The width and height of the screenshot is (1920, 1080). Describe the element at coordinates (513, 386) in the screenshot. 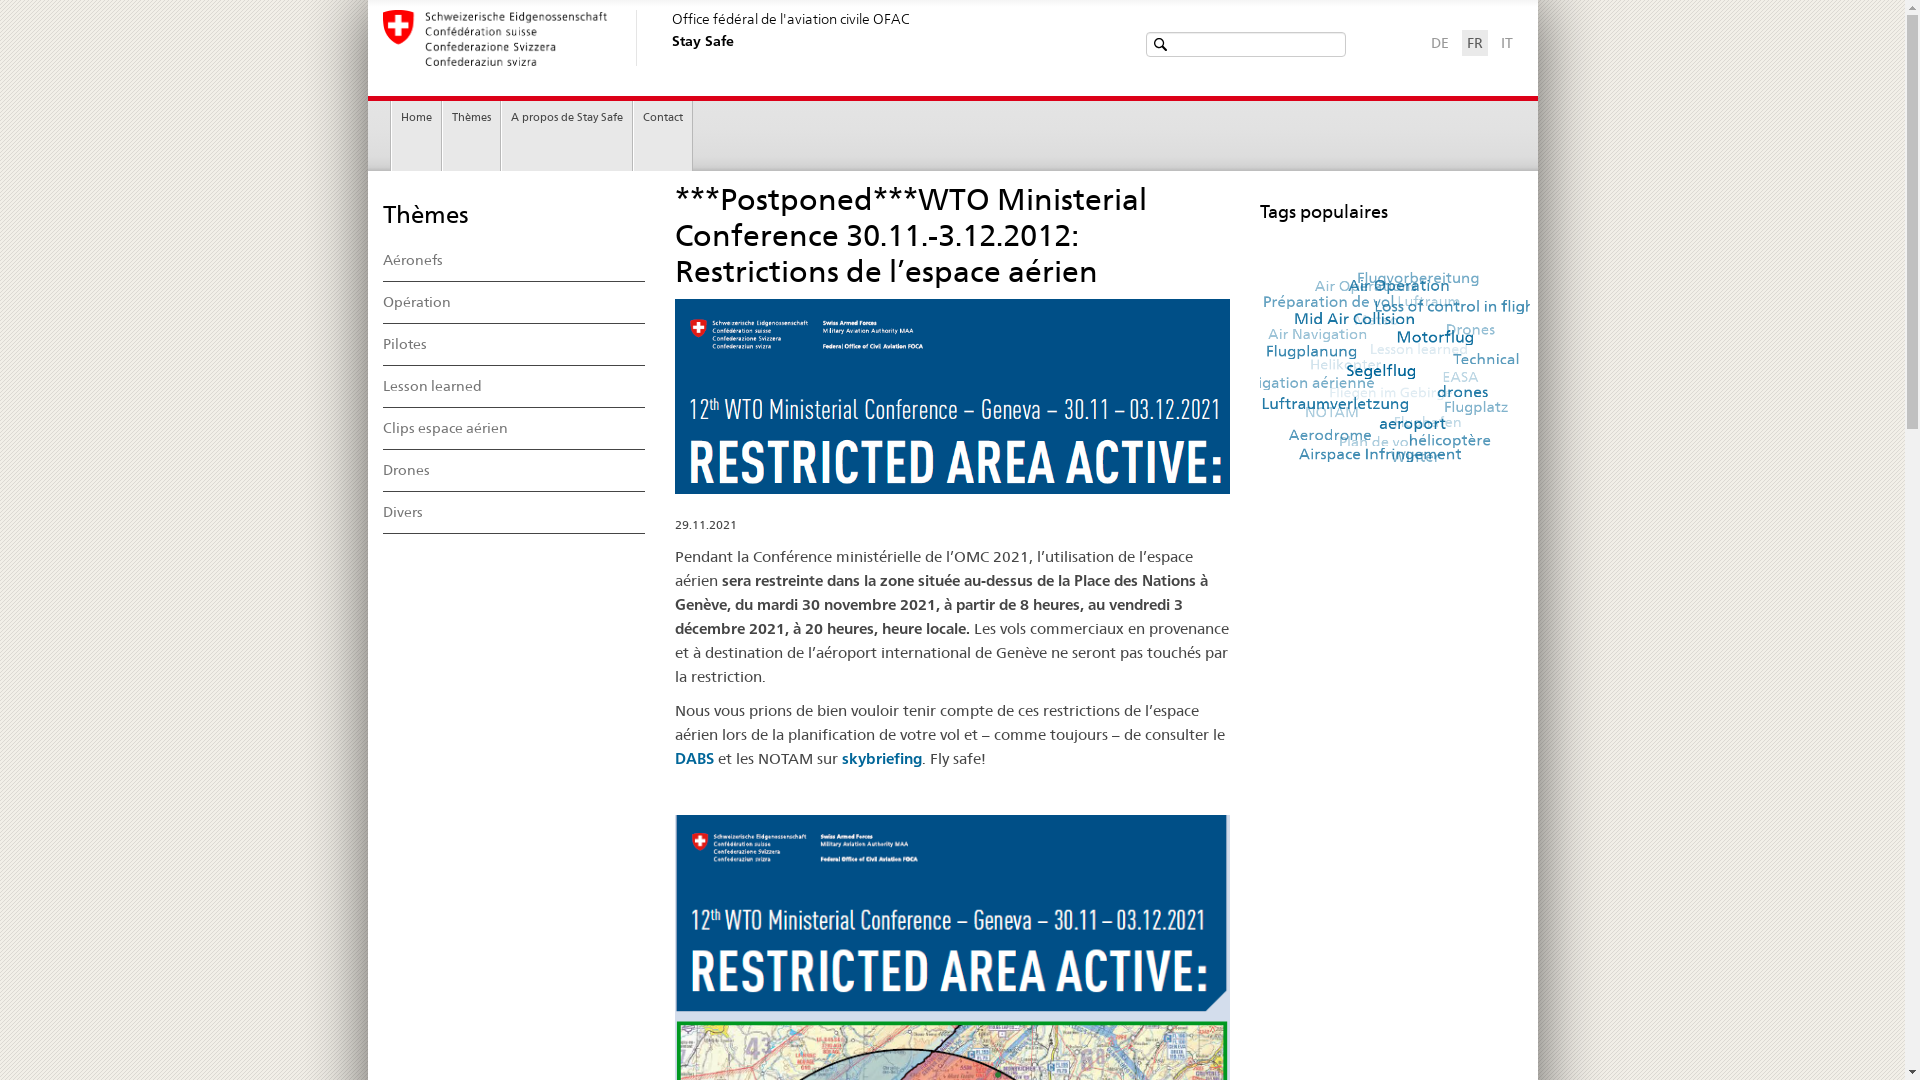

I see `'Lesson learned'` at that location.